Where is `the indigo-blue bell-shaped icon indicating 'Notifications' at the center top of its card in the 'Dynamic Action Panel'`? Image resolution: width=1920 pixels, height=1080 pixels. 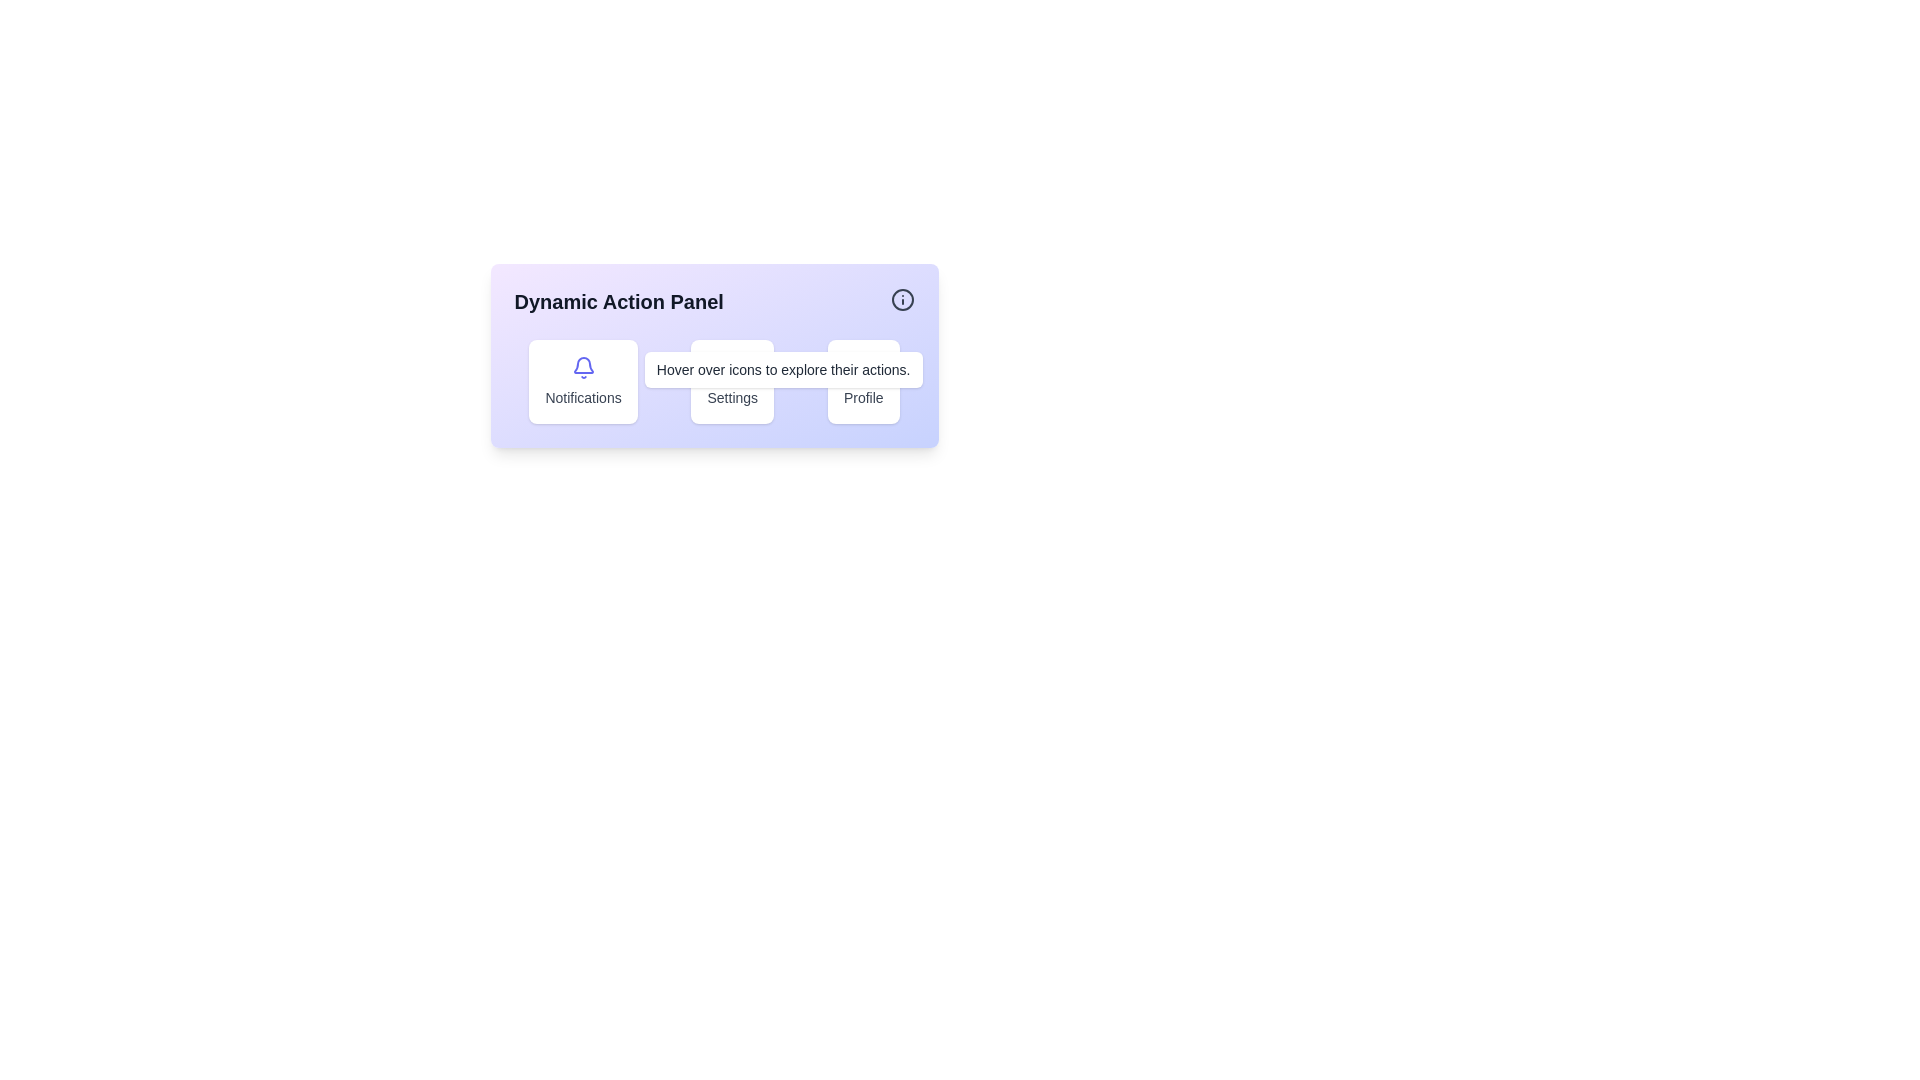
the indigo-blue bell-shaped icon indicating 'Notifications' at the center top of its card in the 'Dynamic Action Panel' is located at coordinates (582, 367).